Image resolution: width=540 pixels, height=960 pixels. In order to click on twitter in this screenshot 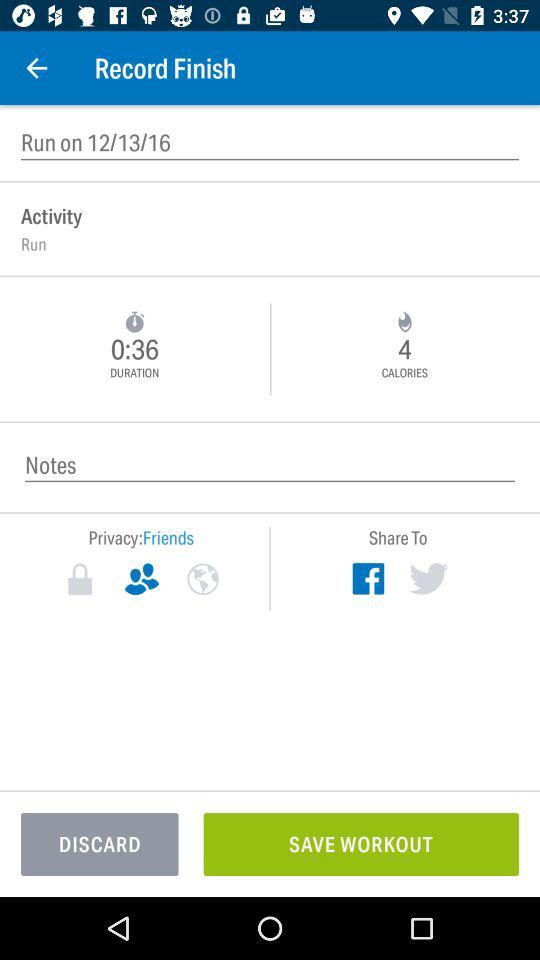, I will do `click(427, 578)`.